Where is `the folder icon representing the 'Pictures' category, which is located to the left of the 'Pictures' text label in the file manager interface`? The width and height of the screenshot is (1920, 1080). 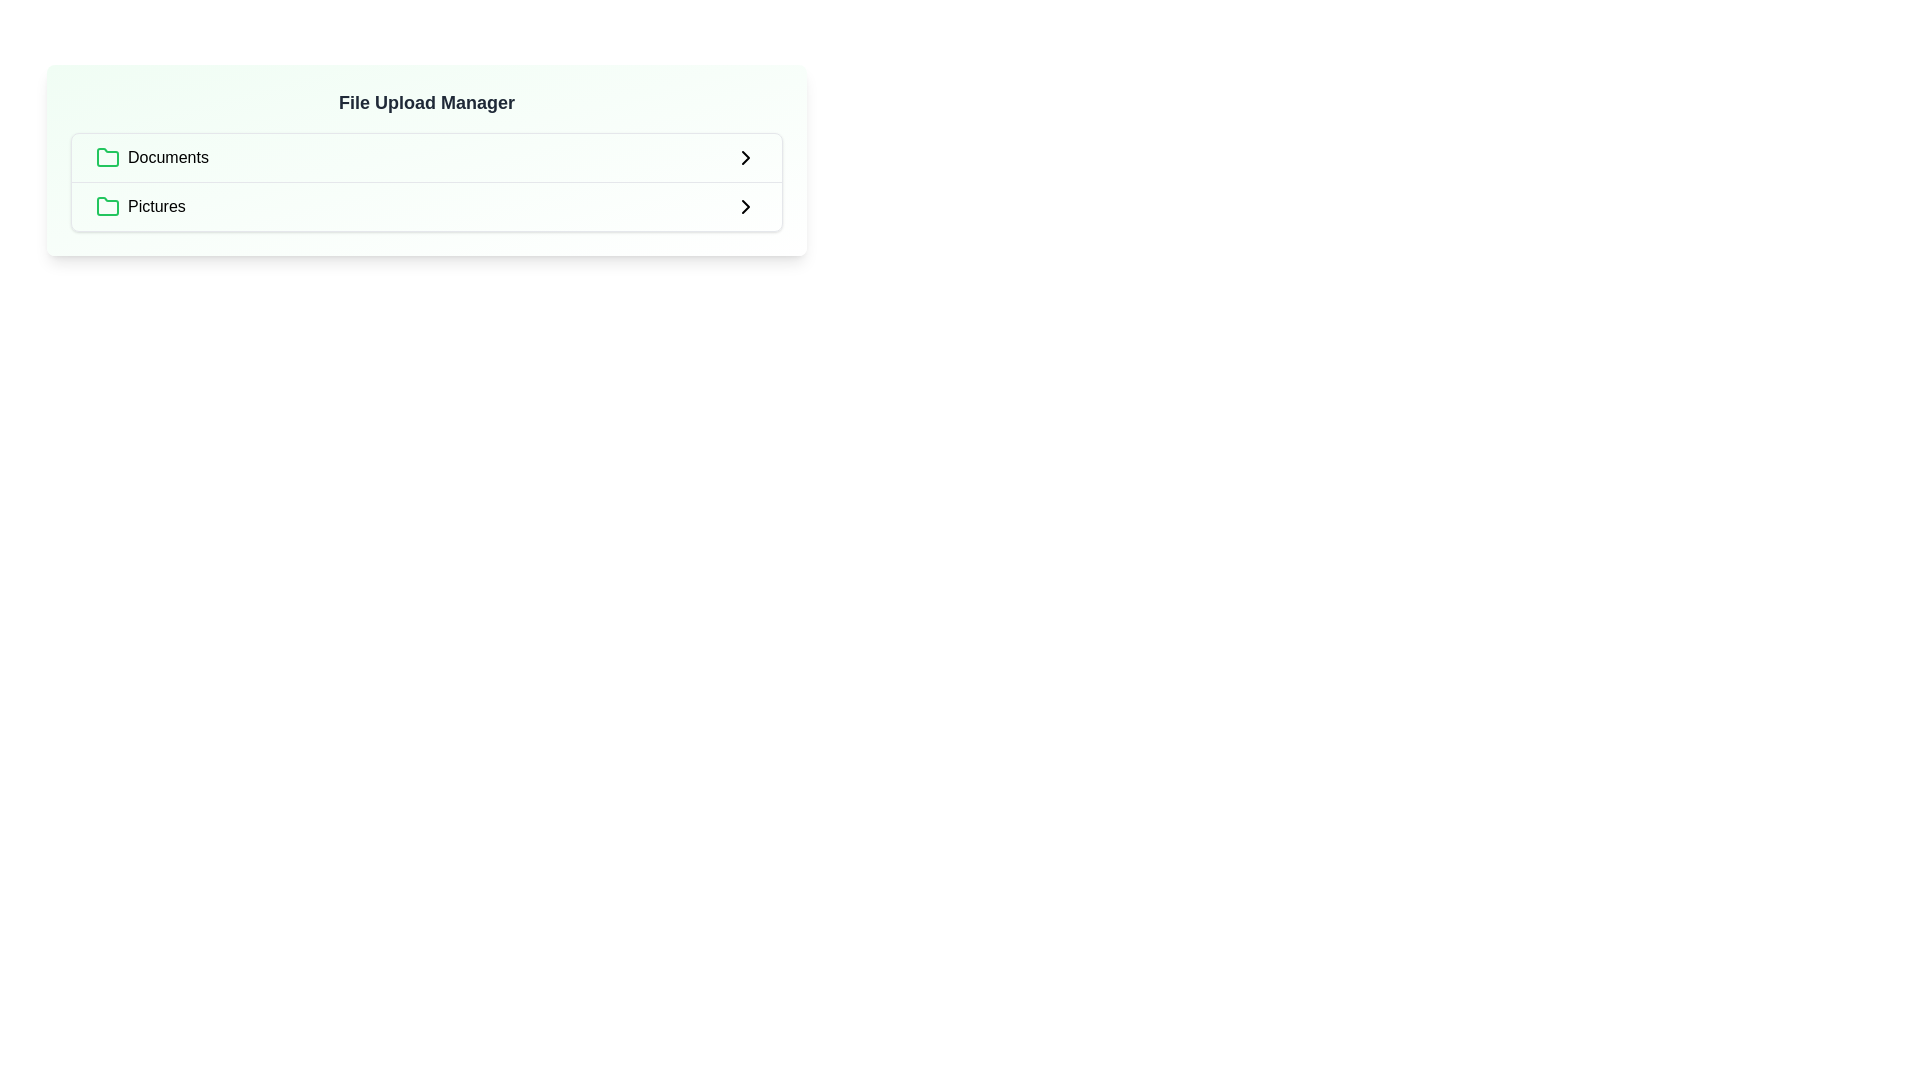
the folder icon representing the 'Pictures' category, which is located to the left of the 'Pictures' text label in the file manager interface is located at coordinates (107, 207).